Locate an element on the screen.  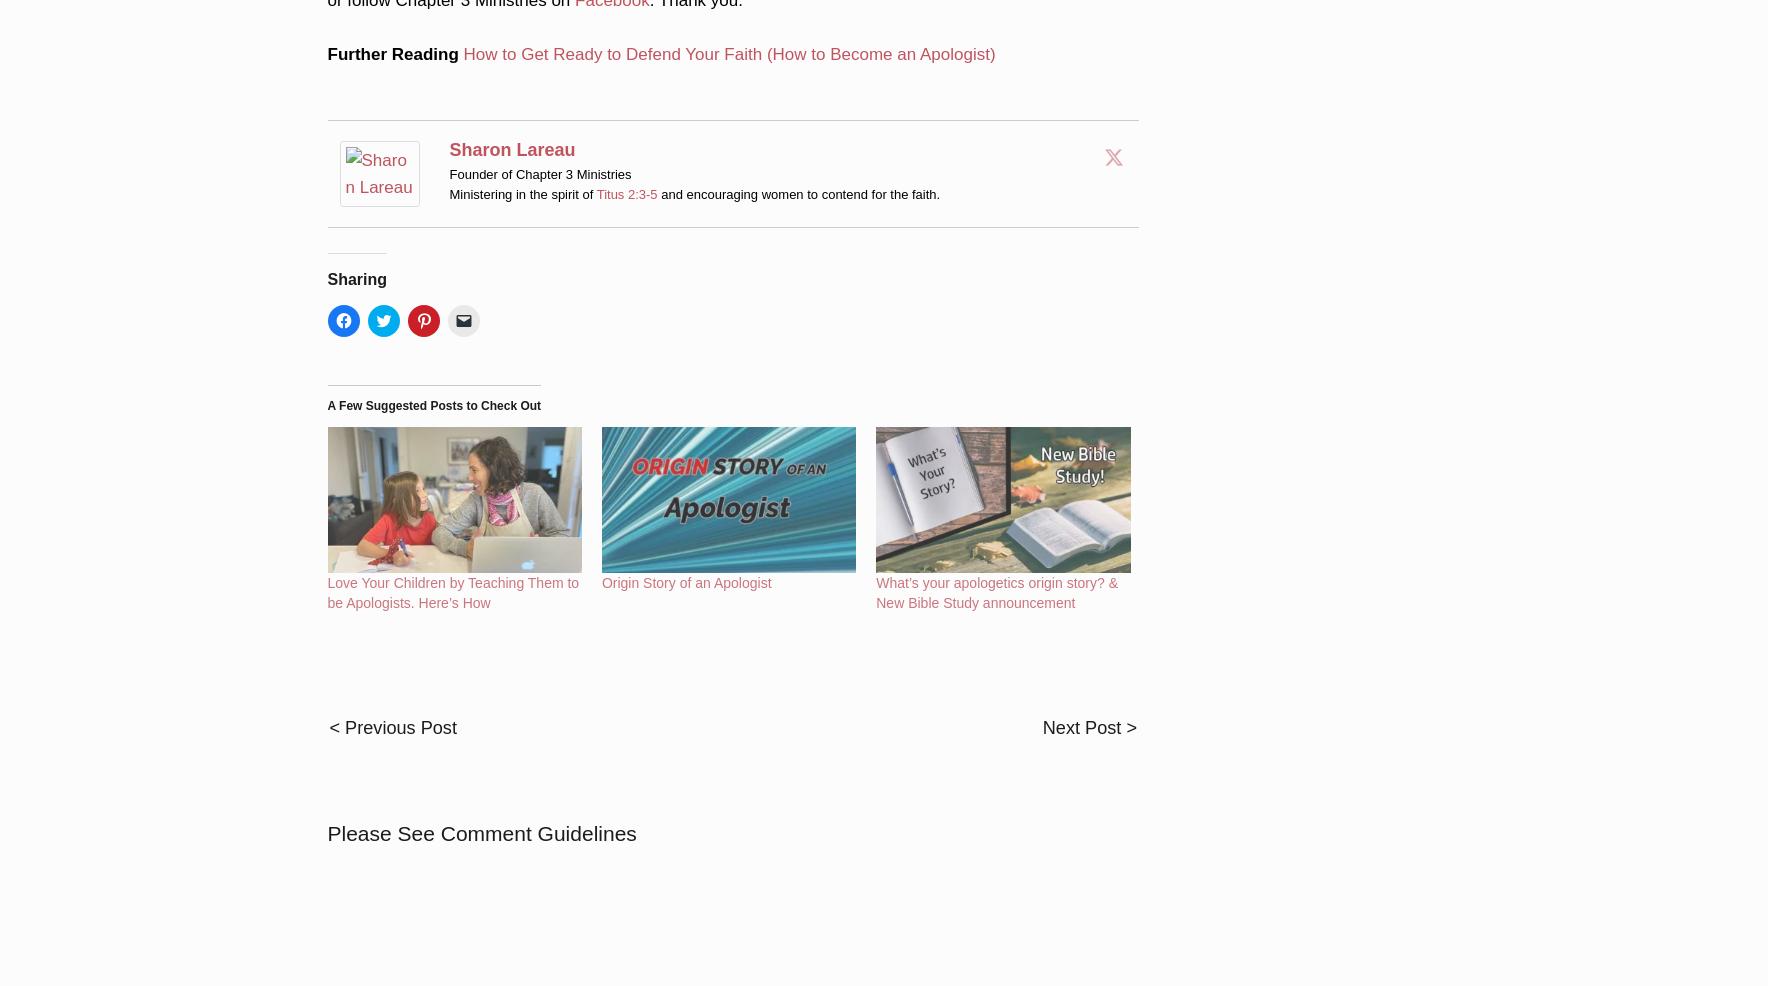
'Sharon Lareau' is located at coordinates (511, 122).